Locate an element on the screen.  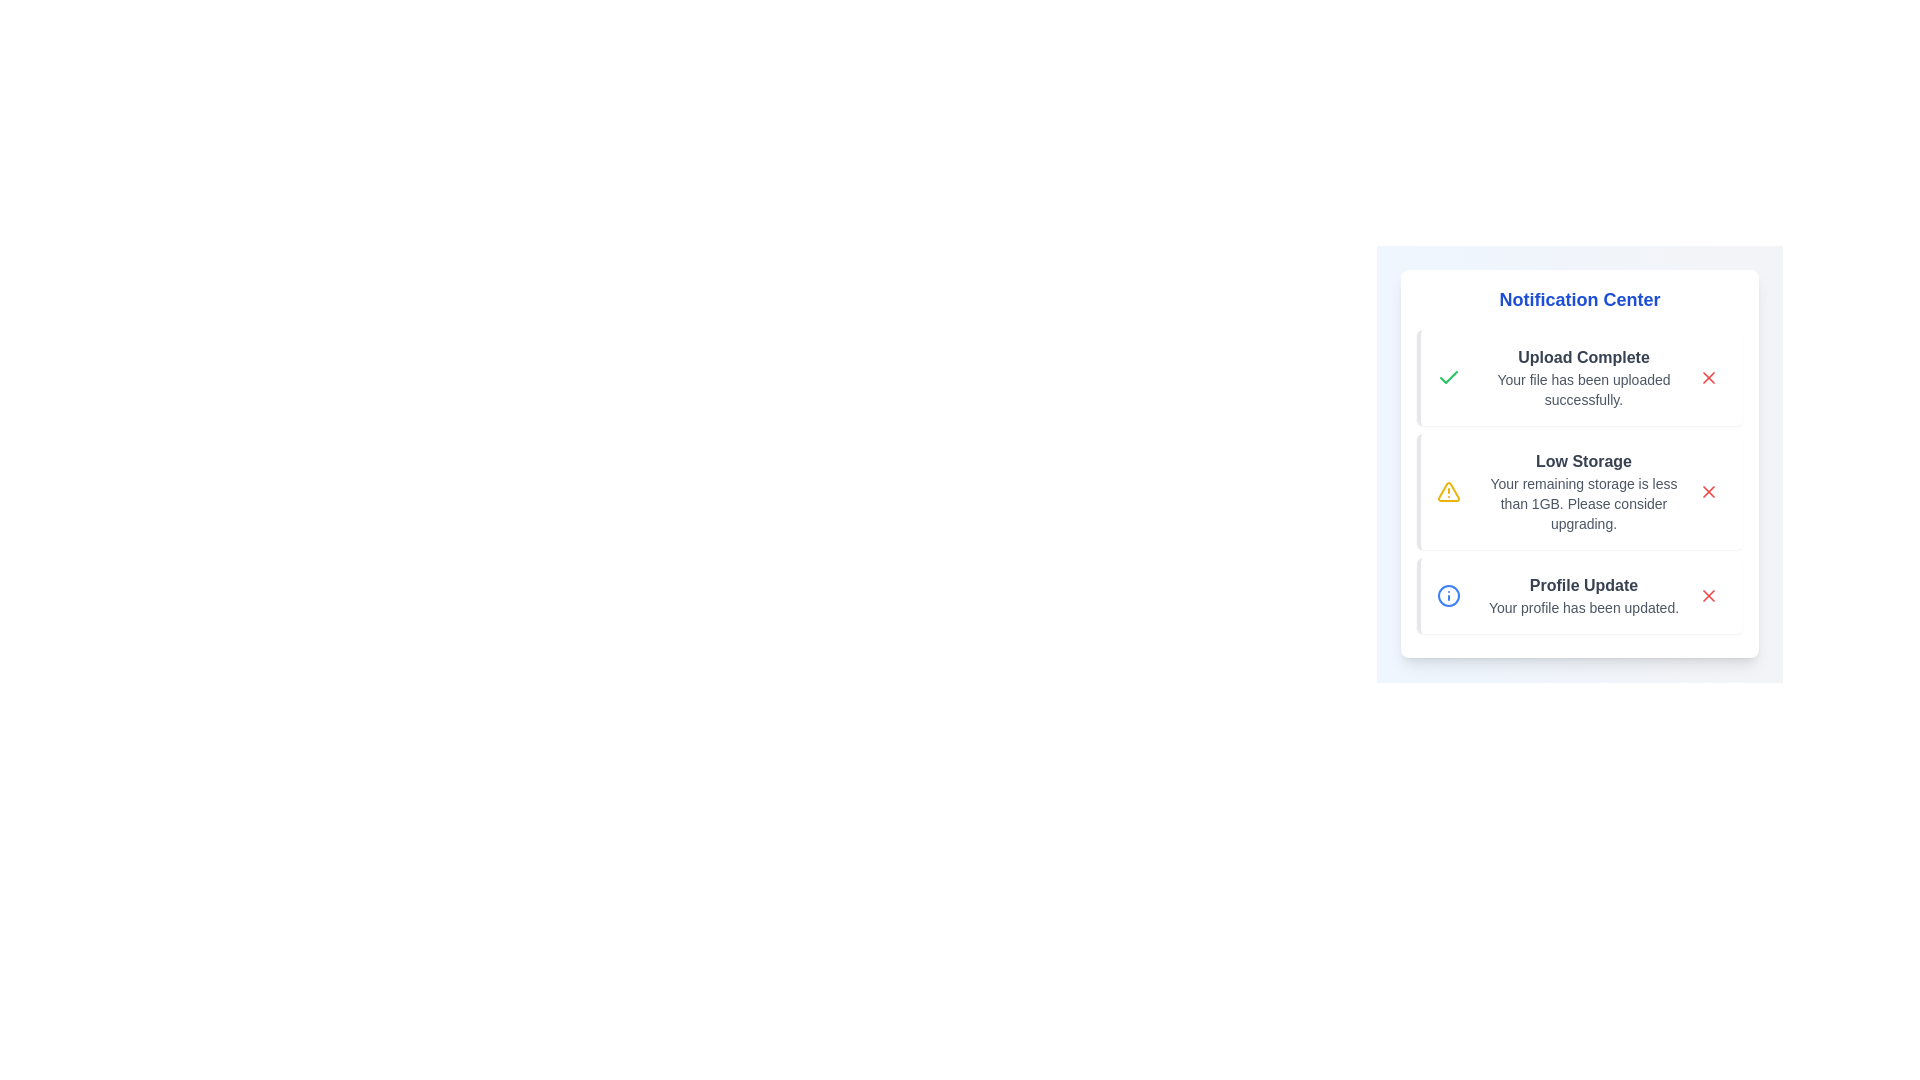
the text label indicating the completion status of an upload operation, which is located at the top of a notification card in the notification panel is located at coordinates (1583, 356).